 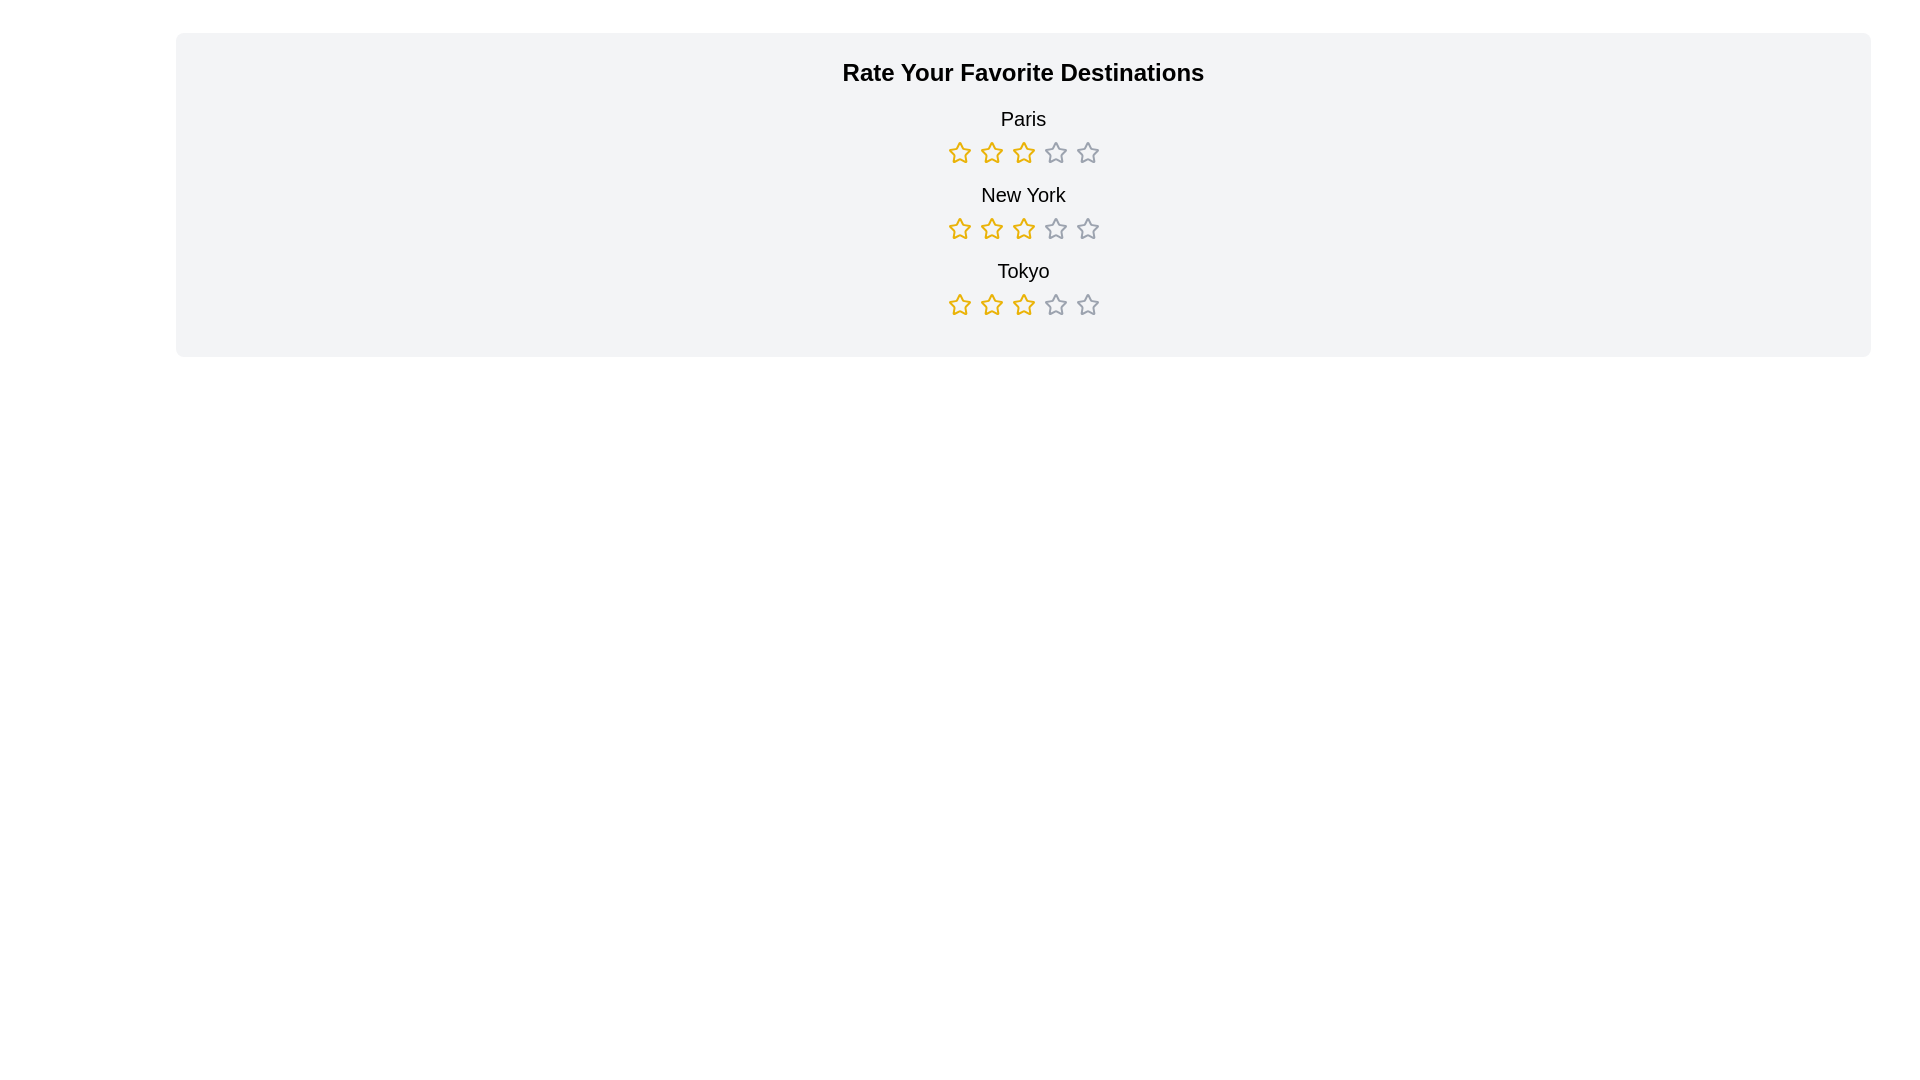 What do you see at coordinates (1054, 227) in the screenshot?
I see `the interactive gray-outline star icon, which is the 5th star in the row for rating 'New York'` at bounding box center [1054, 227].